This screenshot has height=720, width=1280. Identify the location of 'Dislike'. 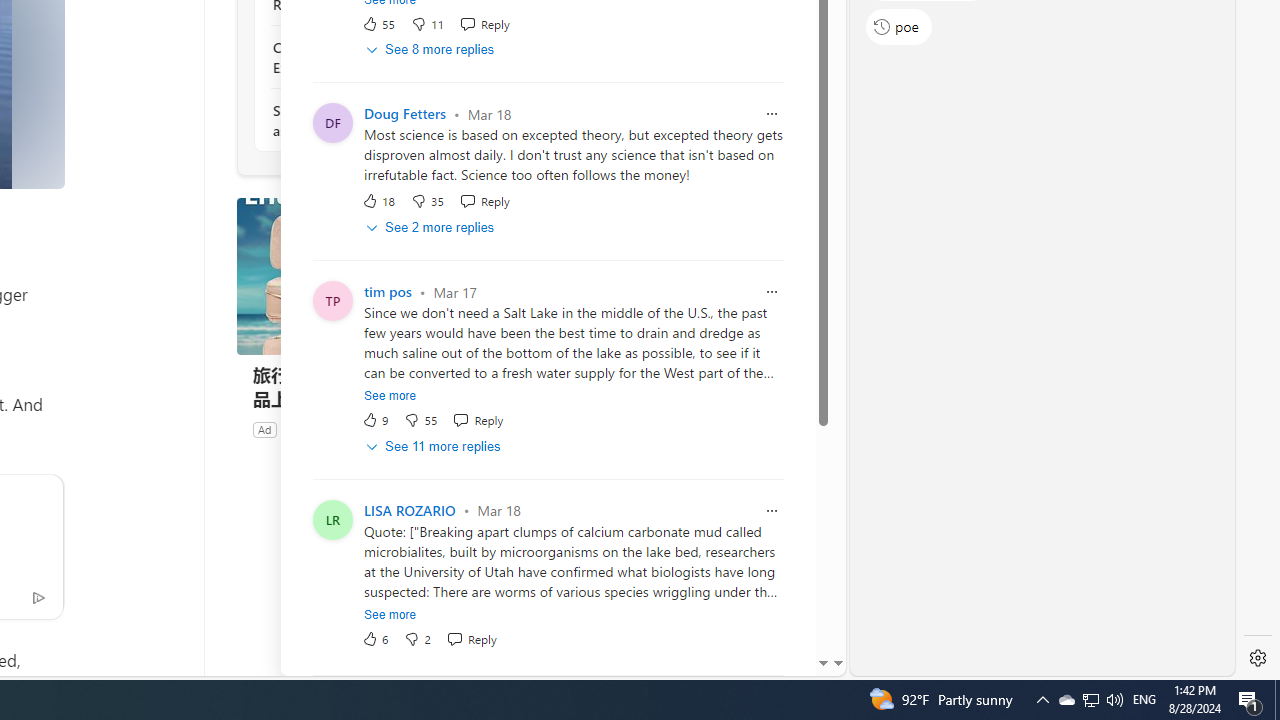
(416, 638).